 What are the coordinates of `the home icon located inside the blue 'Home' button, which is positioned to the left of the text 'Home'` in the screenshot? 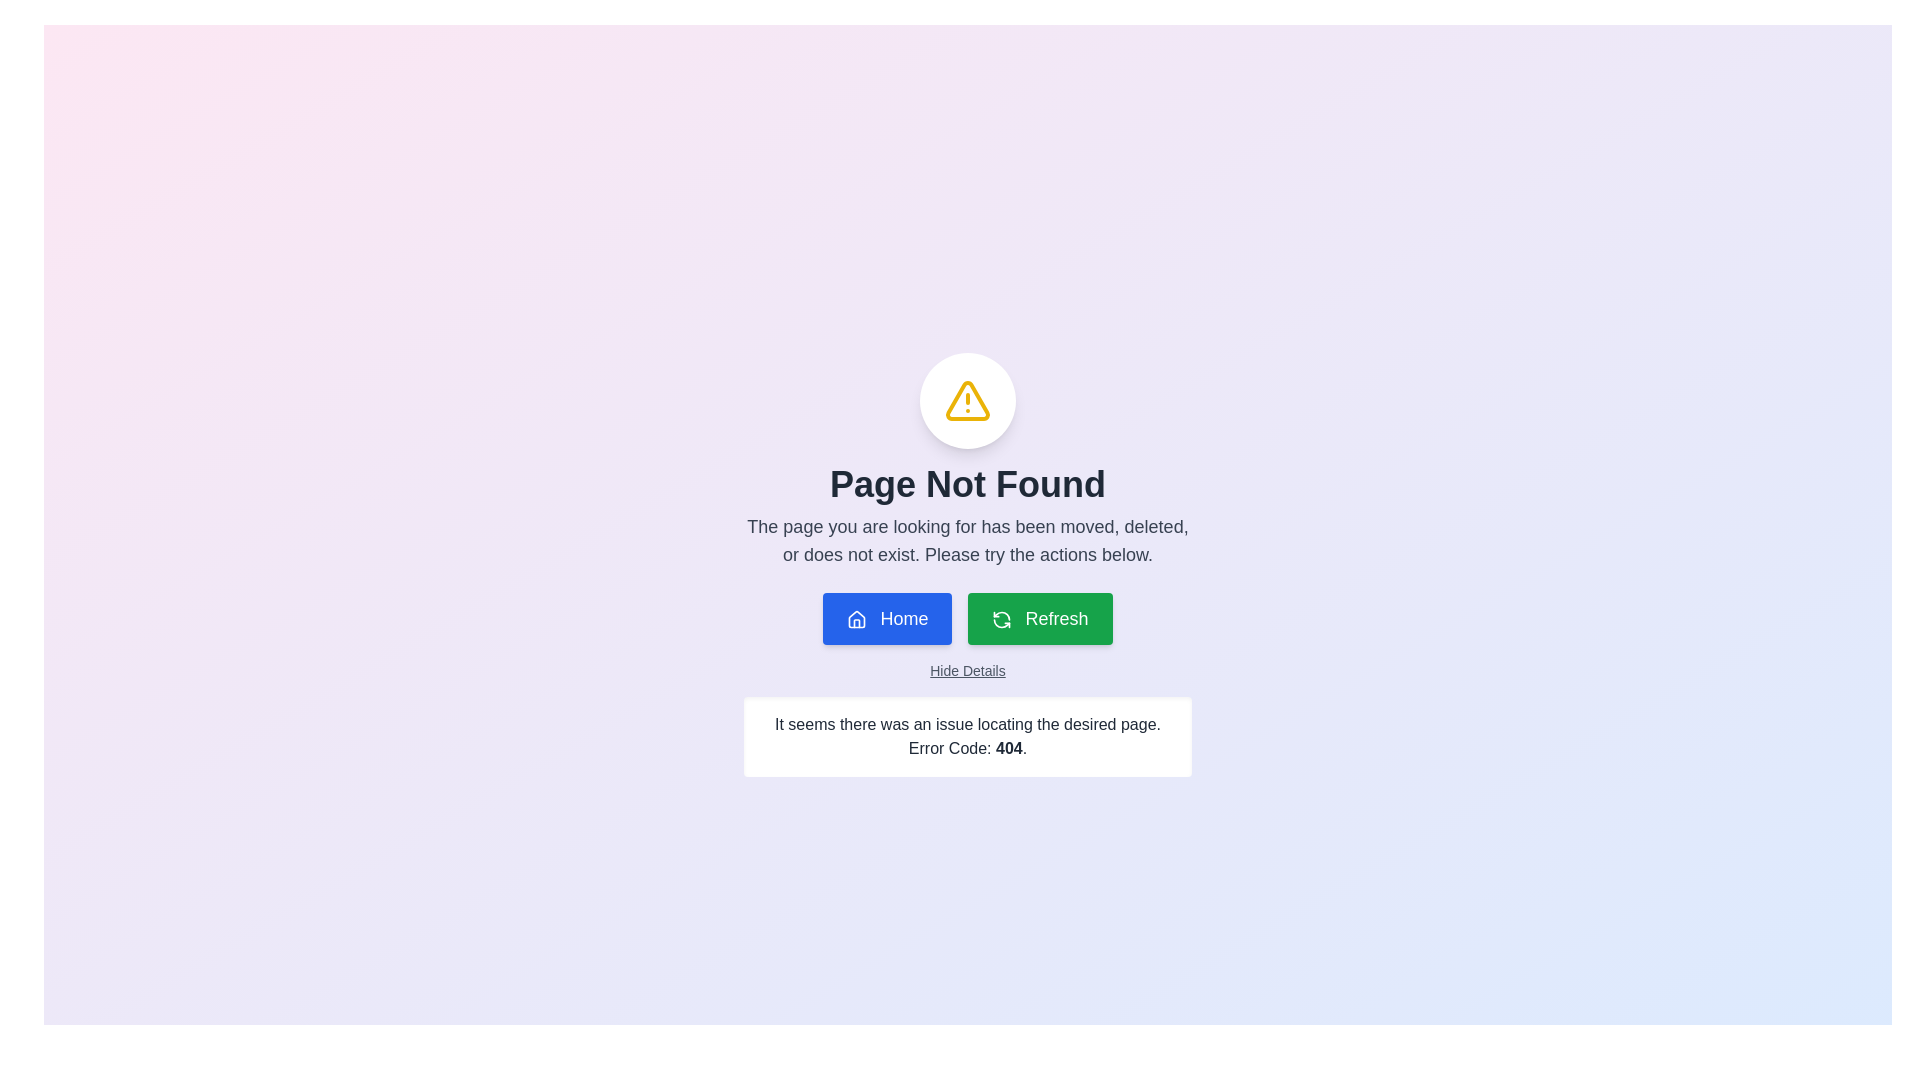 It's located at (857, 619).